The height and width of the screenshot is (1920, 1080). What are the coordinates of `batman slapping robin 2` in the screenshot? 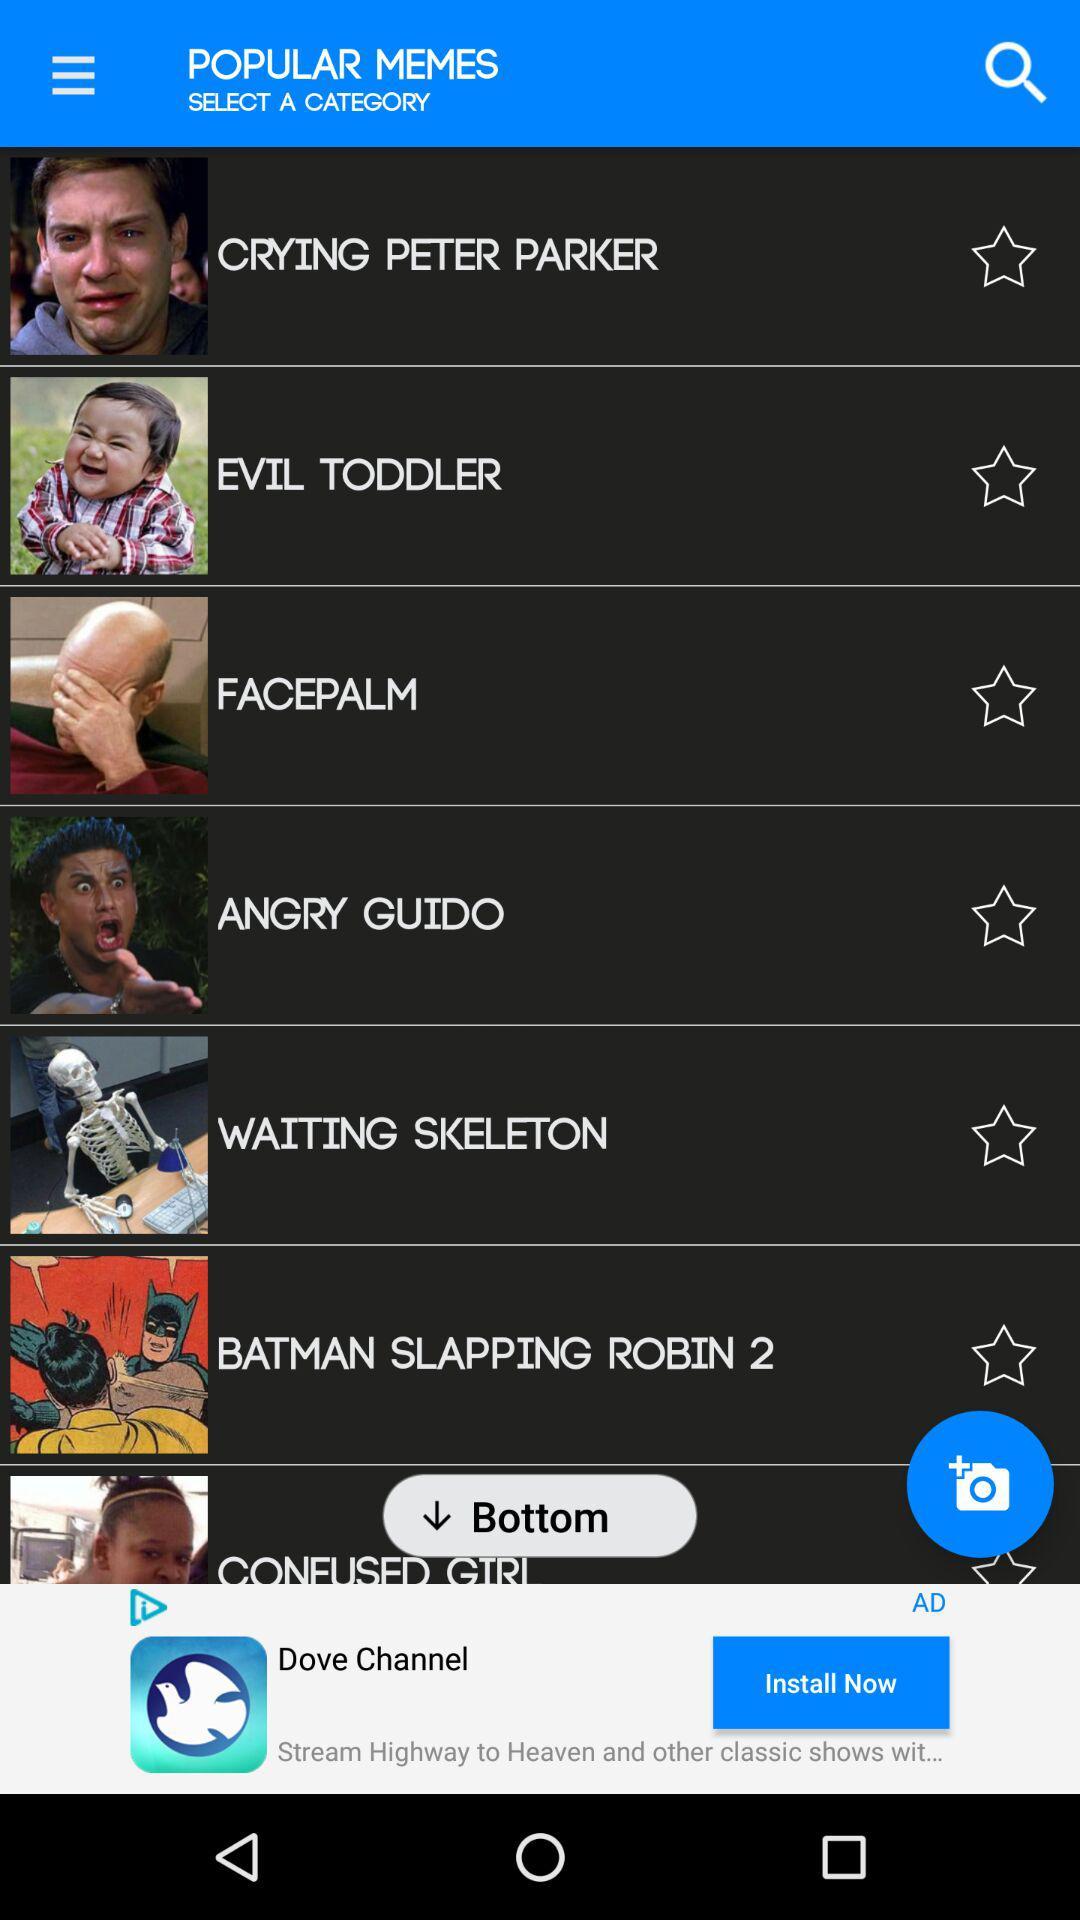 It's located at (1003, 1354).